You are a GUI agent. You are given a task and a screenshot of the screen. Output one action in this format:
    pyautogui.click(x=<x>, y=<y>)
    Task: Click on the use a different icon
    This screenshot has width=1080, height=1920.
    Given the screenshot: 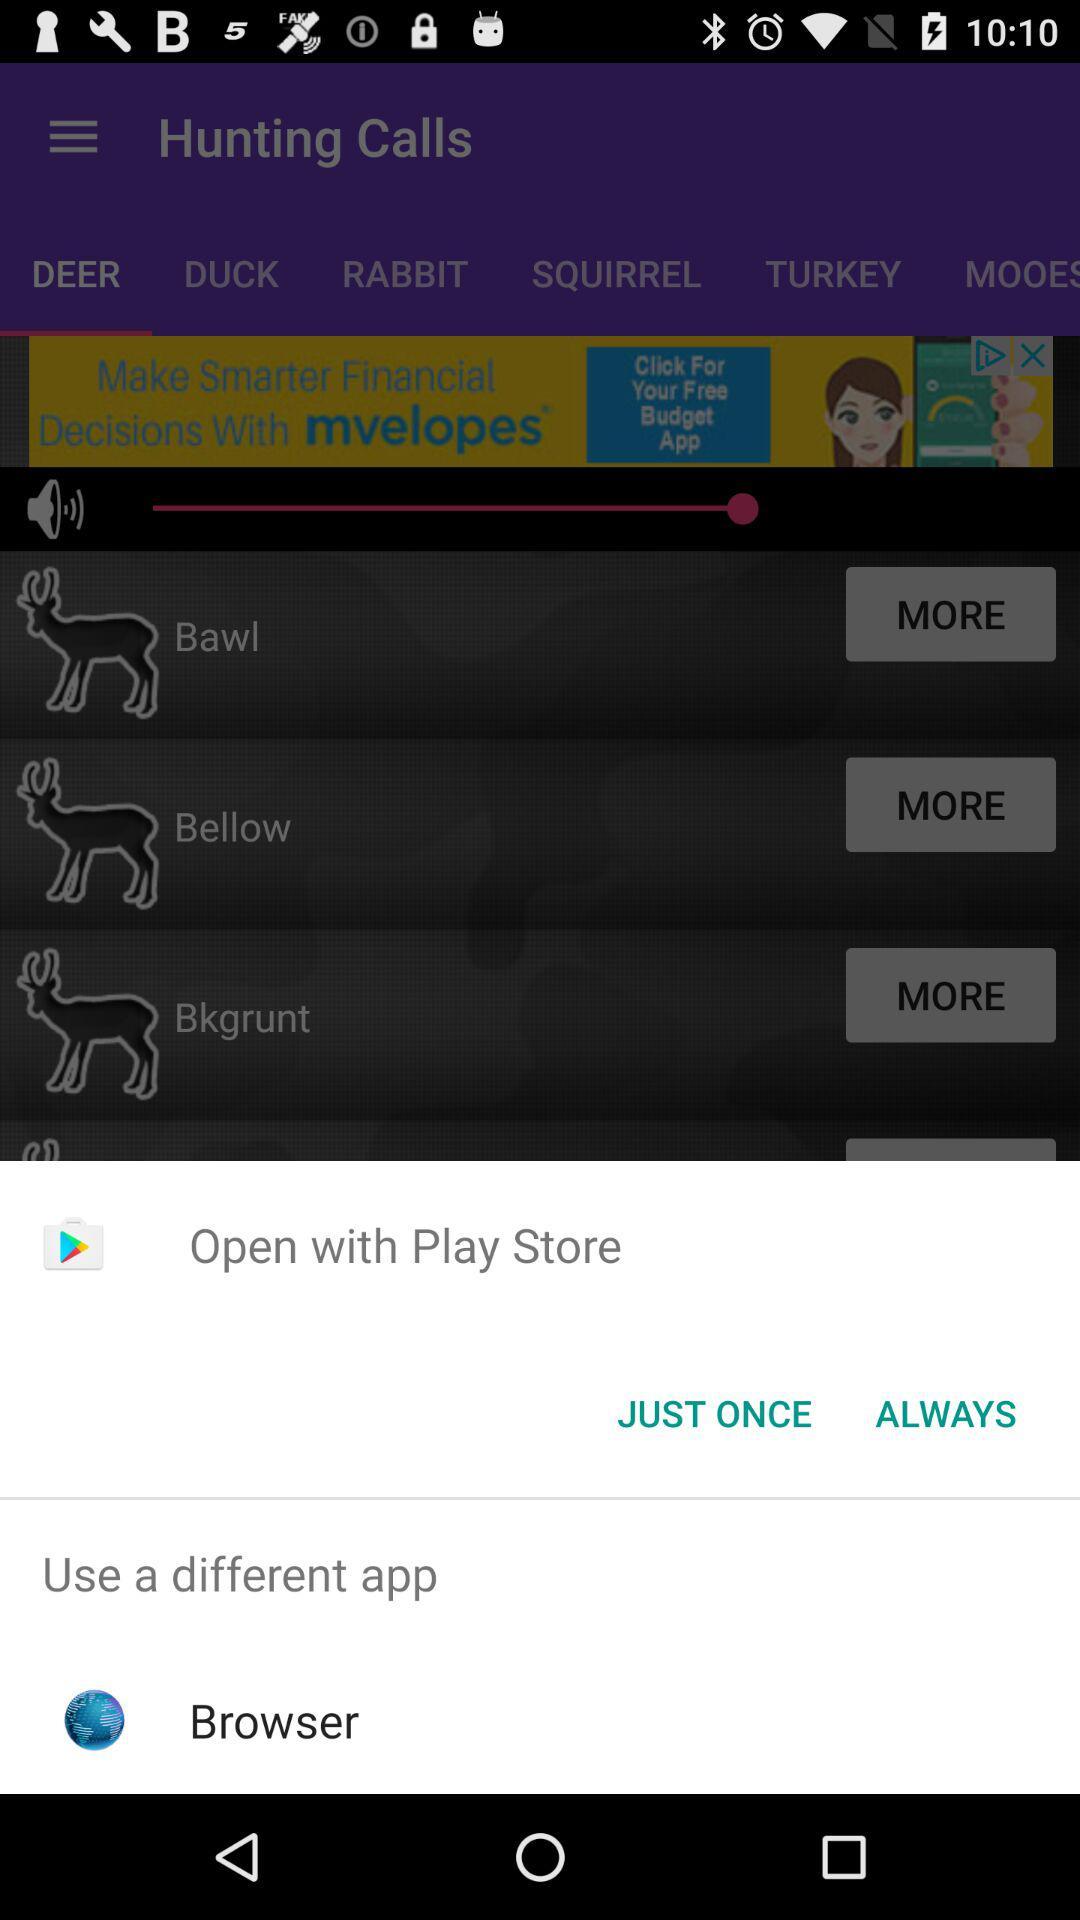 What is the action you would take?
    pyautogui.click(x=540, y=1572)
    